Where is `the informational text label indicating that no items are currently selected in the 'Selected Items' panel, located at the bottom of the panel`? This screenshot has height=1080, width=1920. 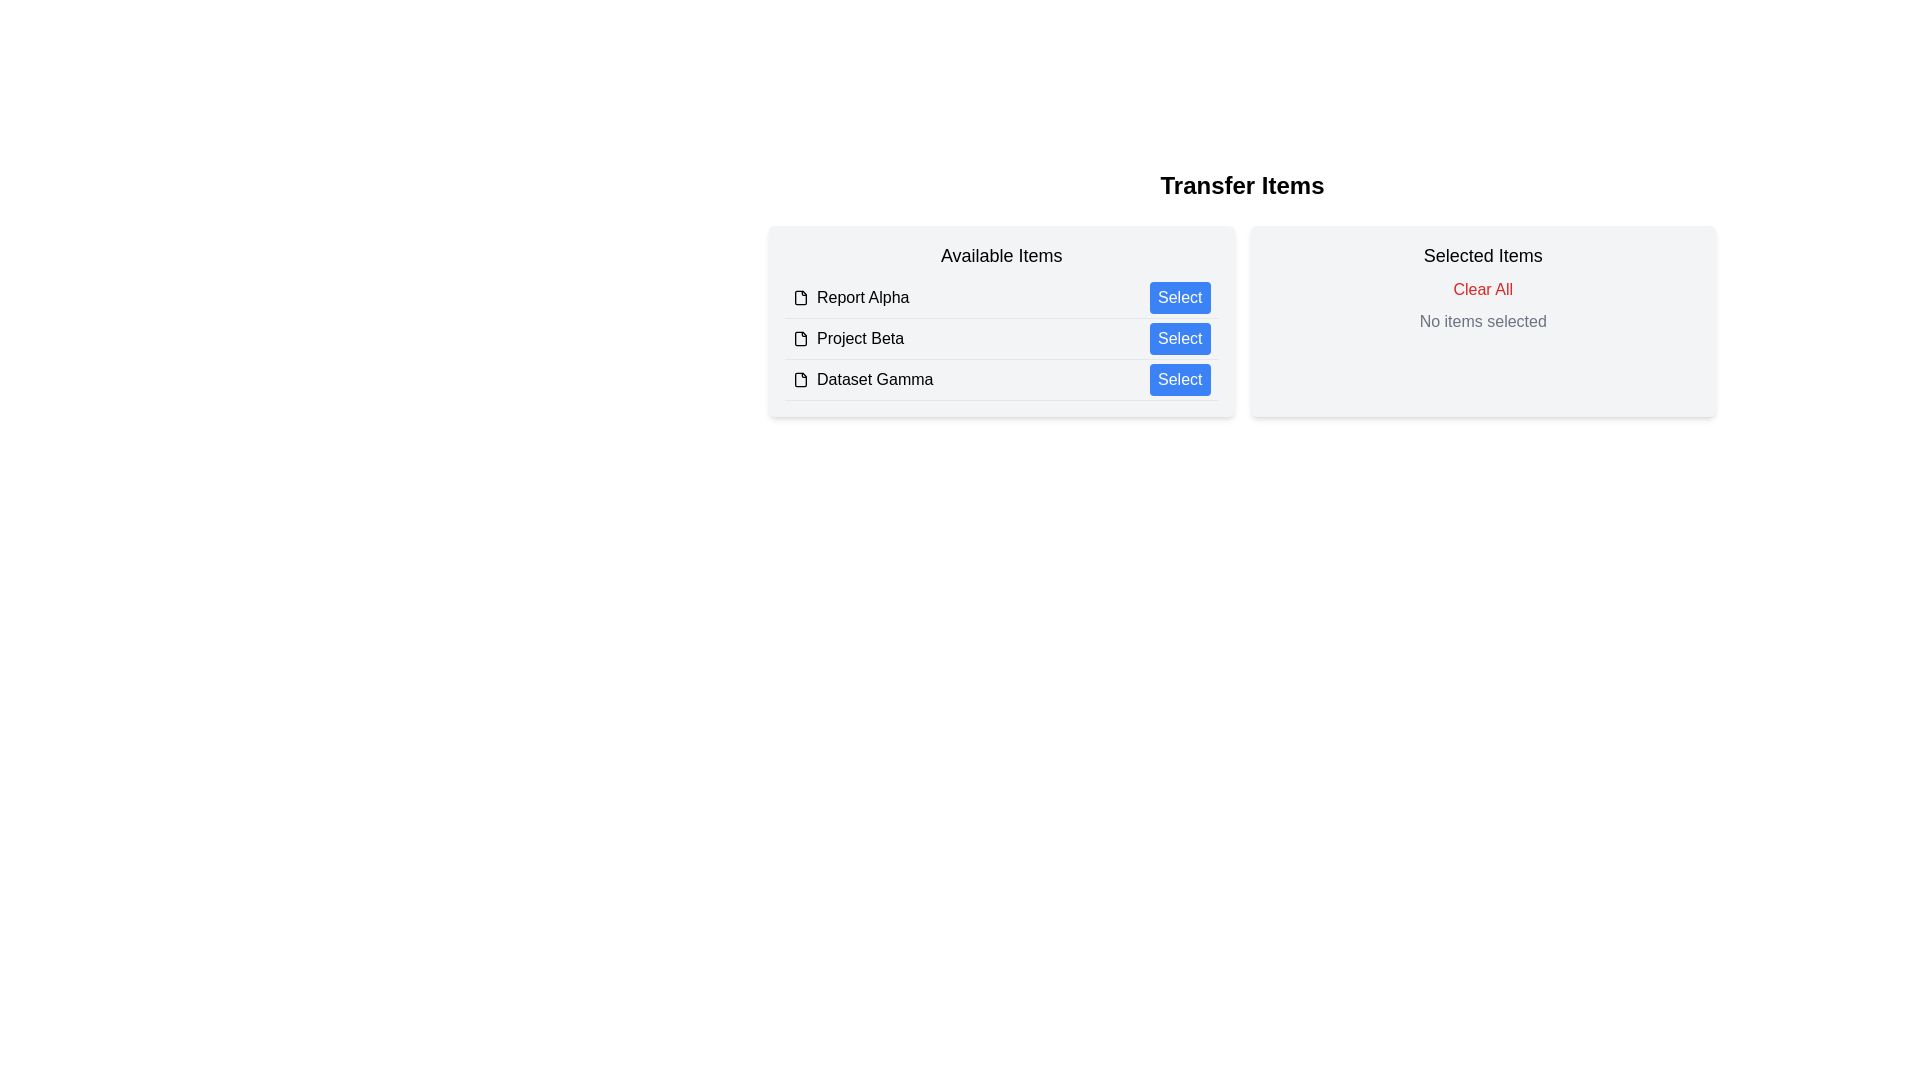 the informational text label indicating that no items are currently selected in the 'Selected Items' panel, located at the bottom of the panel is located at coordinates (1483, 320).